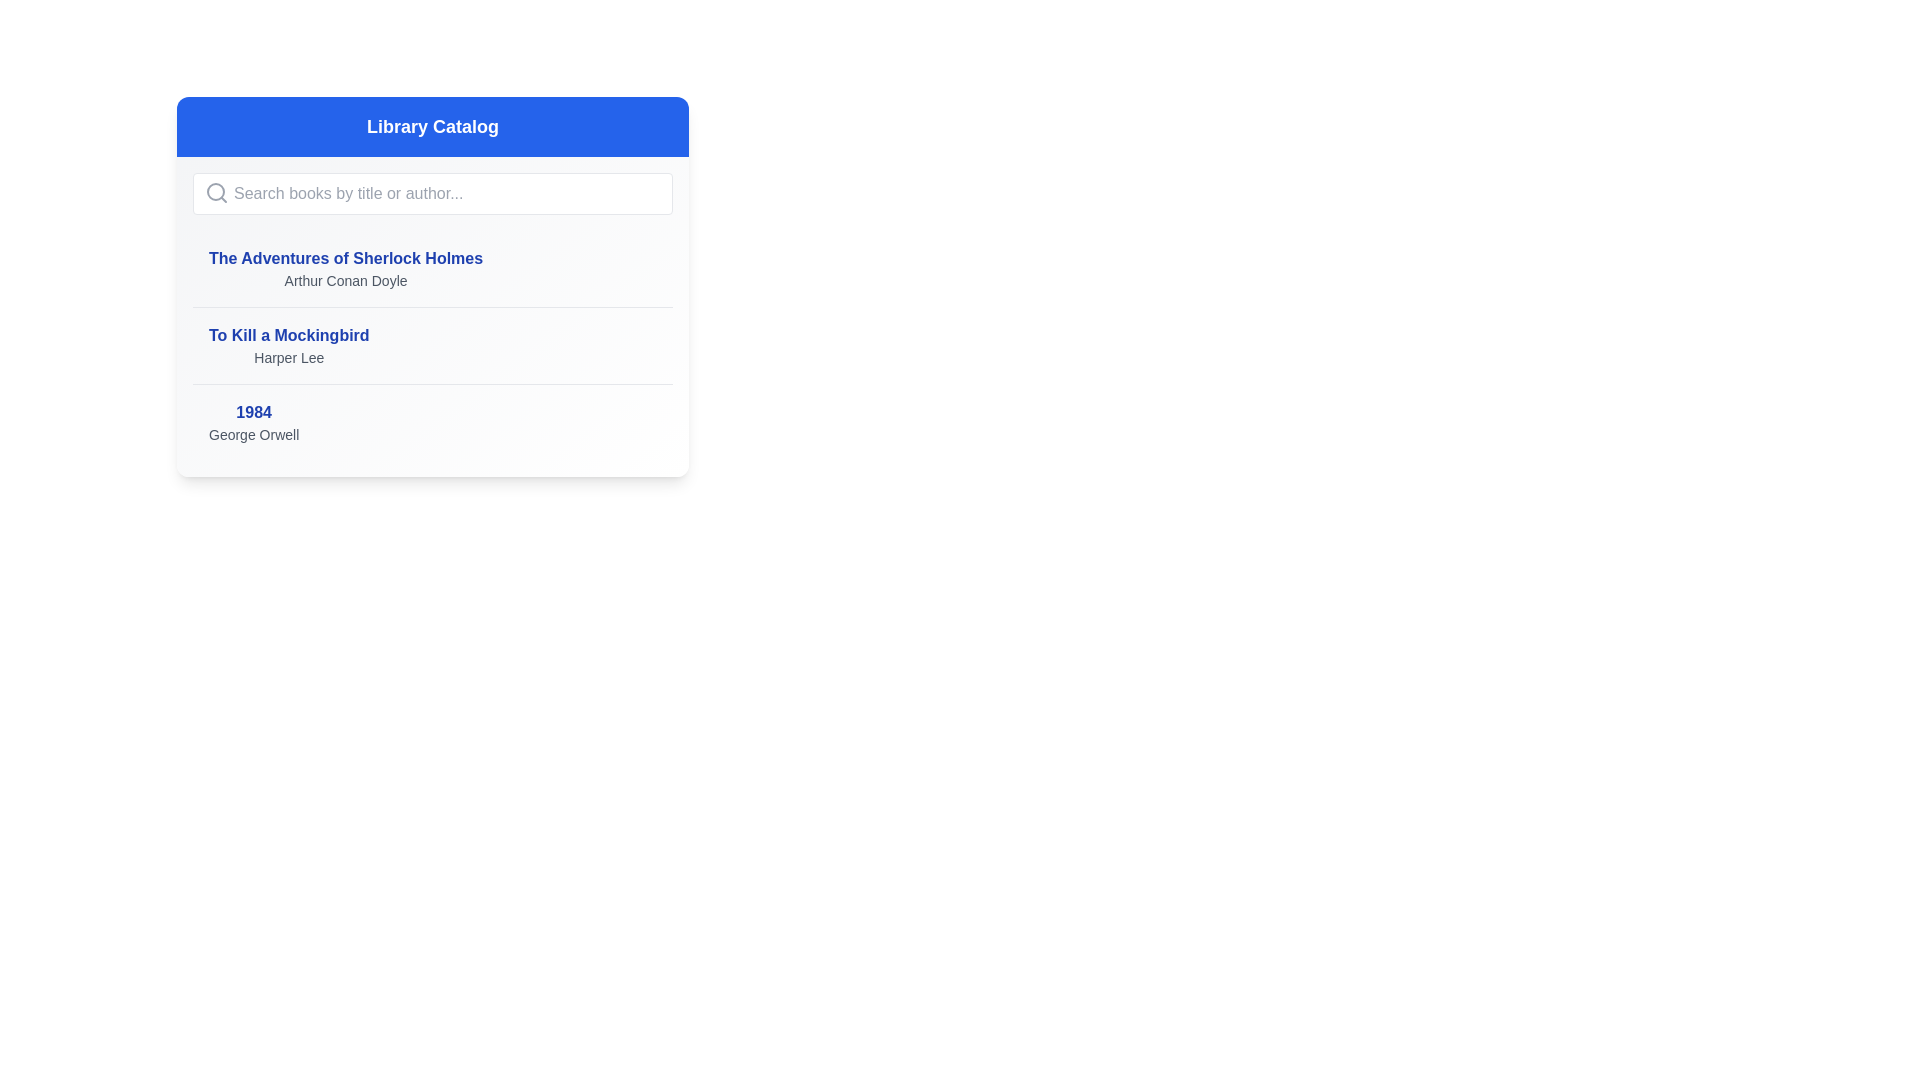 Image resolution: width=1920 pixels, height=1080 pixels. What do you see at coordinates (431, 127) in the screenshot?
I see `the 'Library Catalog' text label, which is displayed in bold font on a blue banner at the top-center of the interface` at bounding box center [431, 127].